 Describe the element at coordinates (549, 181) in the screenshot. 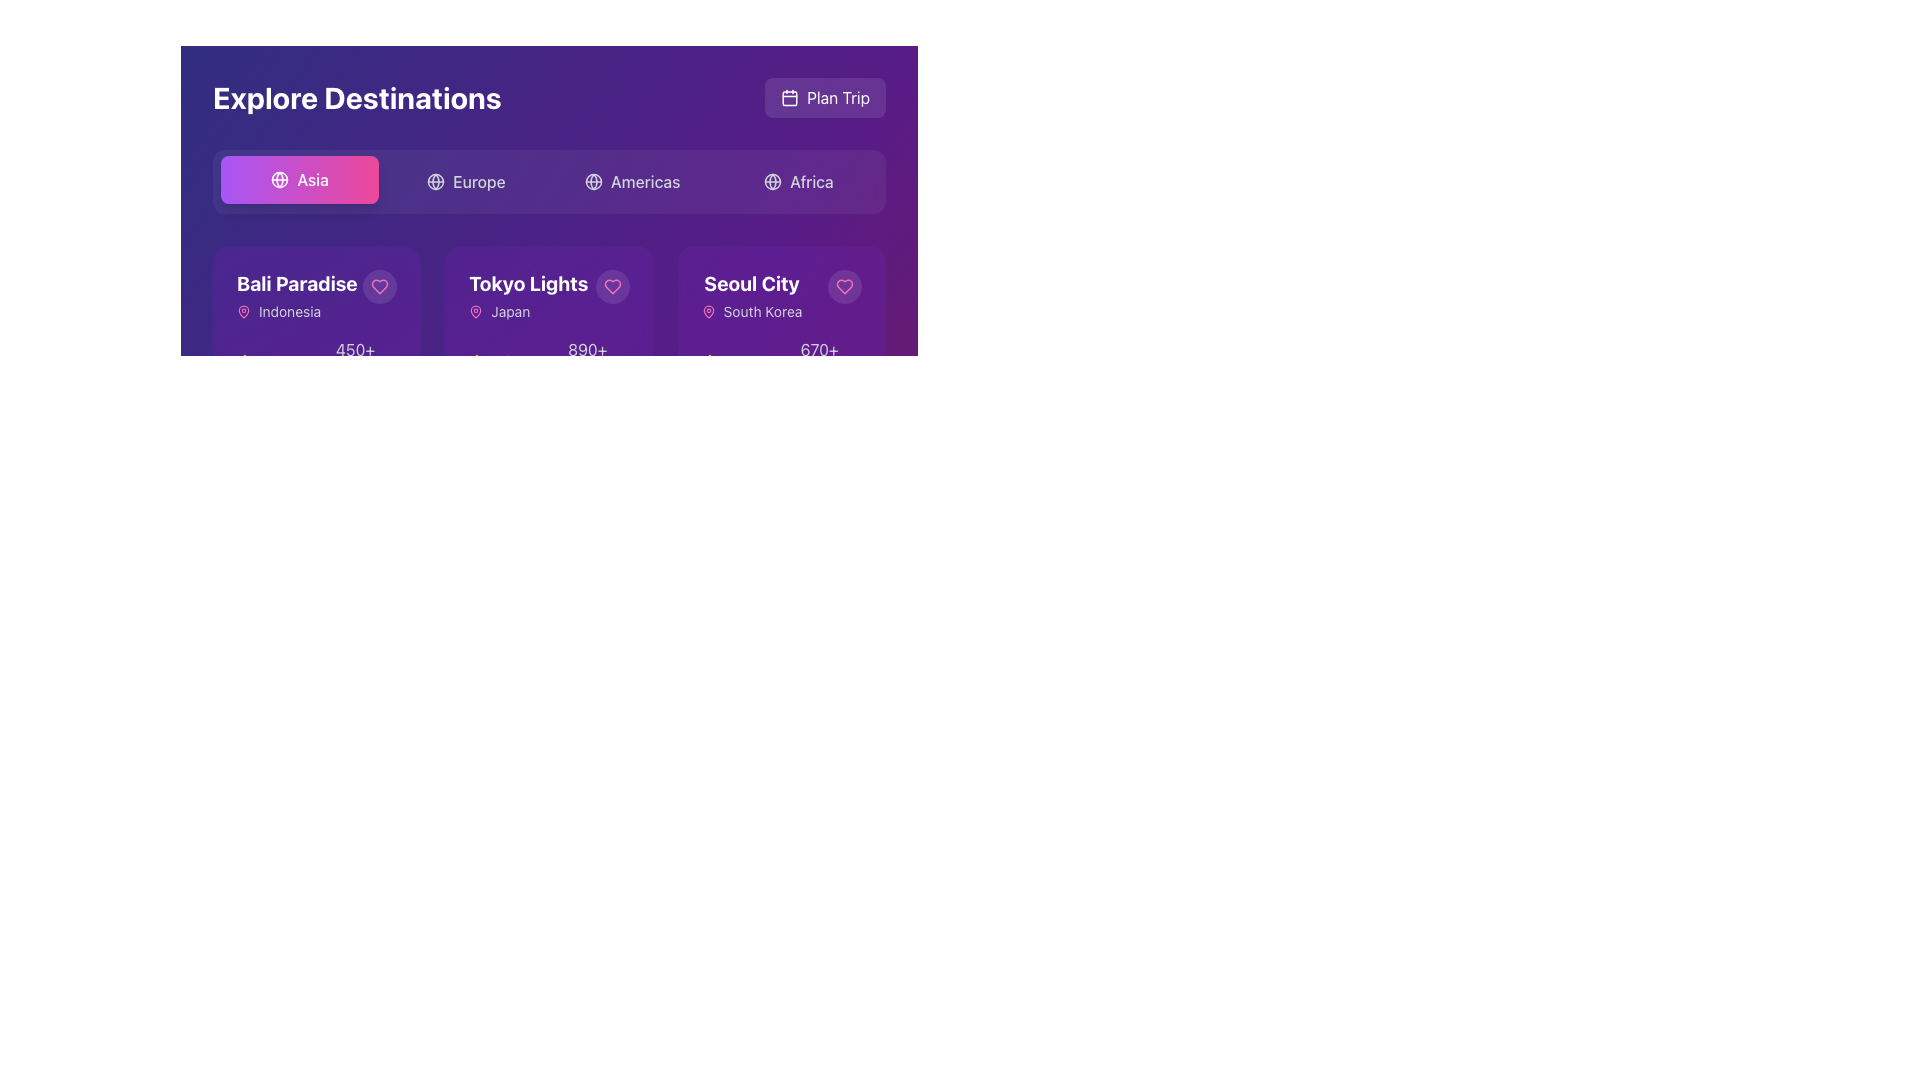

I see `the Tab Navigation Bar located below the 'Explore Destinations' title section` at that location.